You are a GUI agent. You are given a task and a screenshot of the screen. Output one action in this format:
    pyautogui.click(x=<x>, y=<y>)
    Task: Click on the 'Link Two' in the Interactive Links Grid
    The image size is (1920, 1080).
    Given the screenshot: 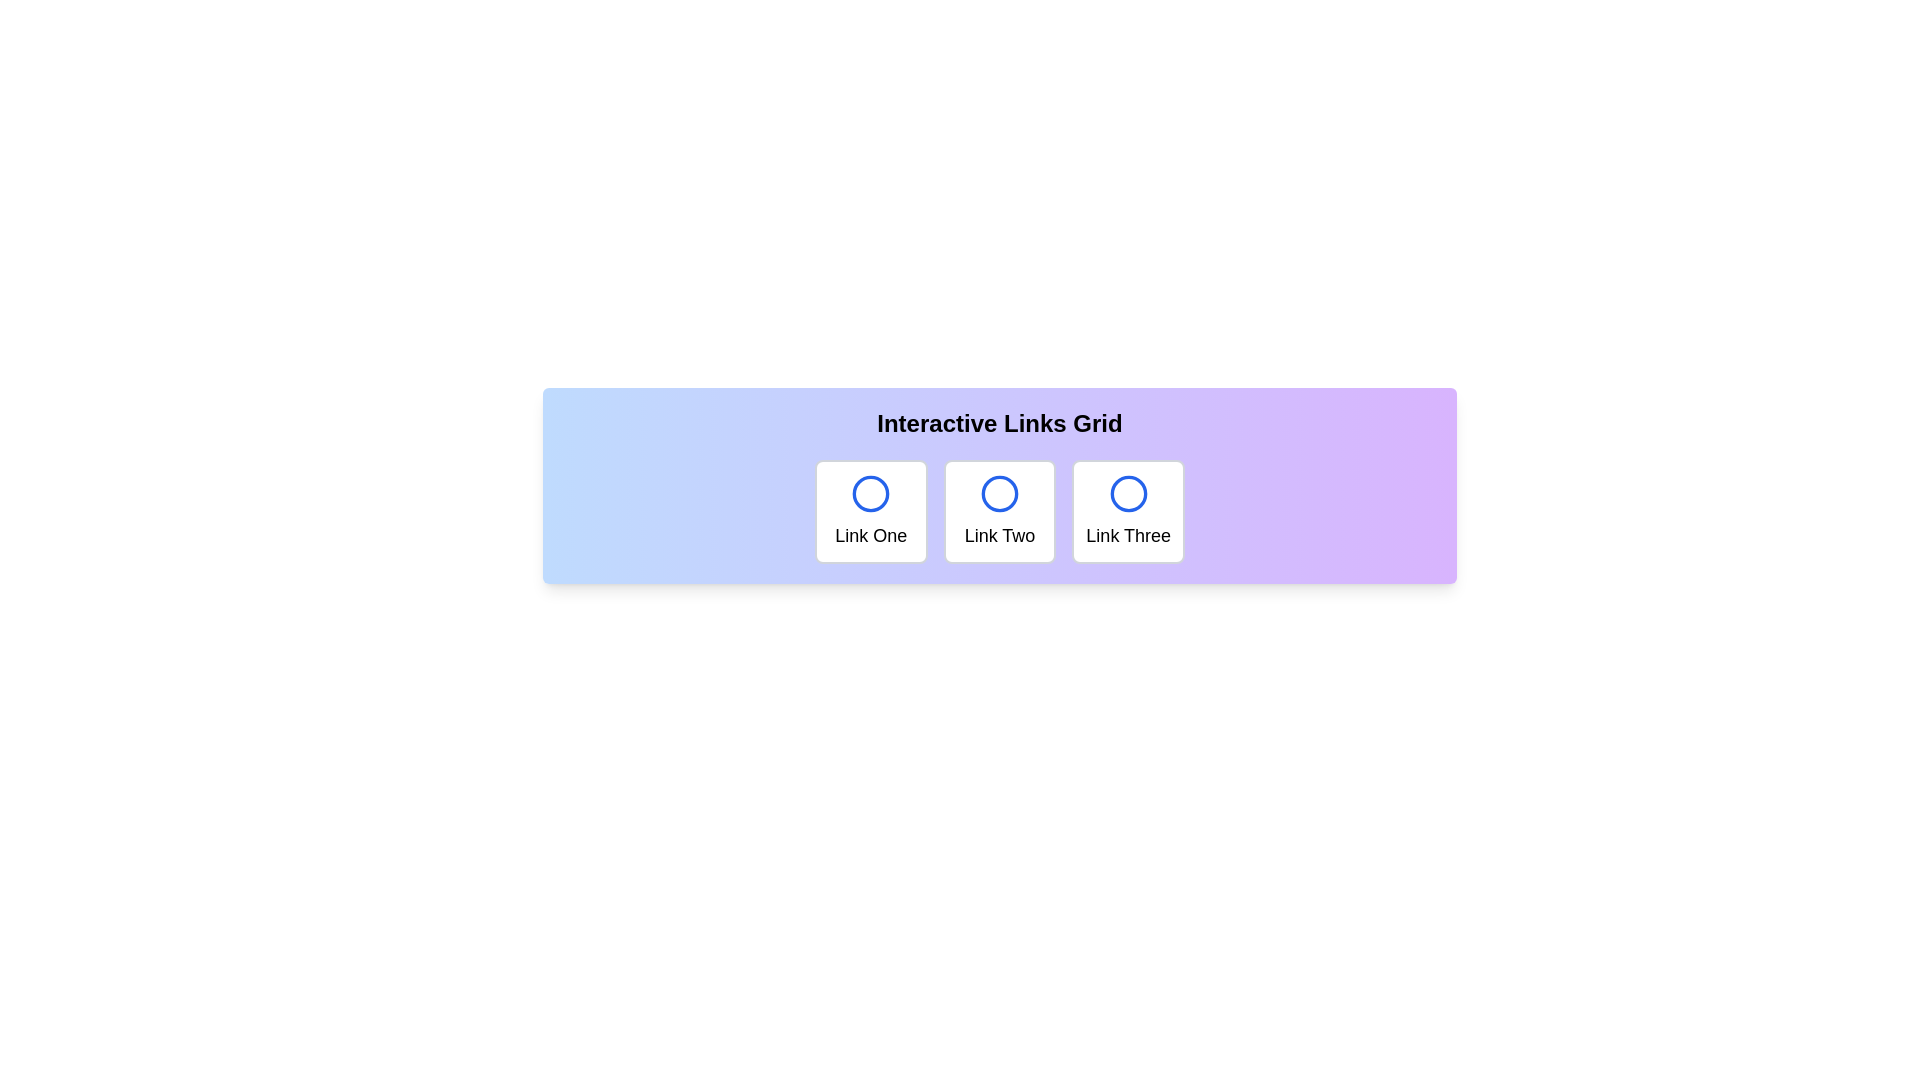 What is the action you would take?
    pyautogui.click(x=999, y=511)
    